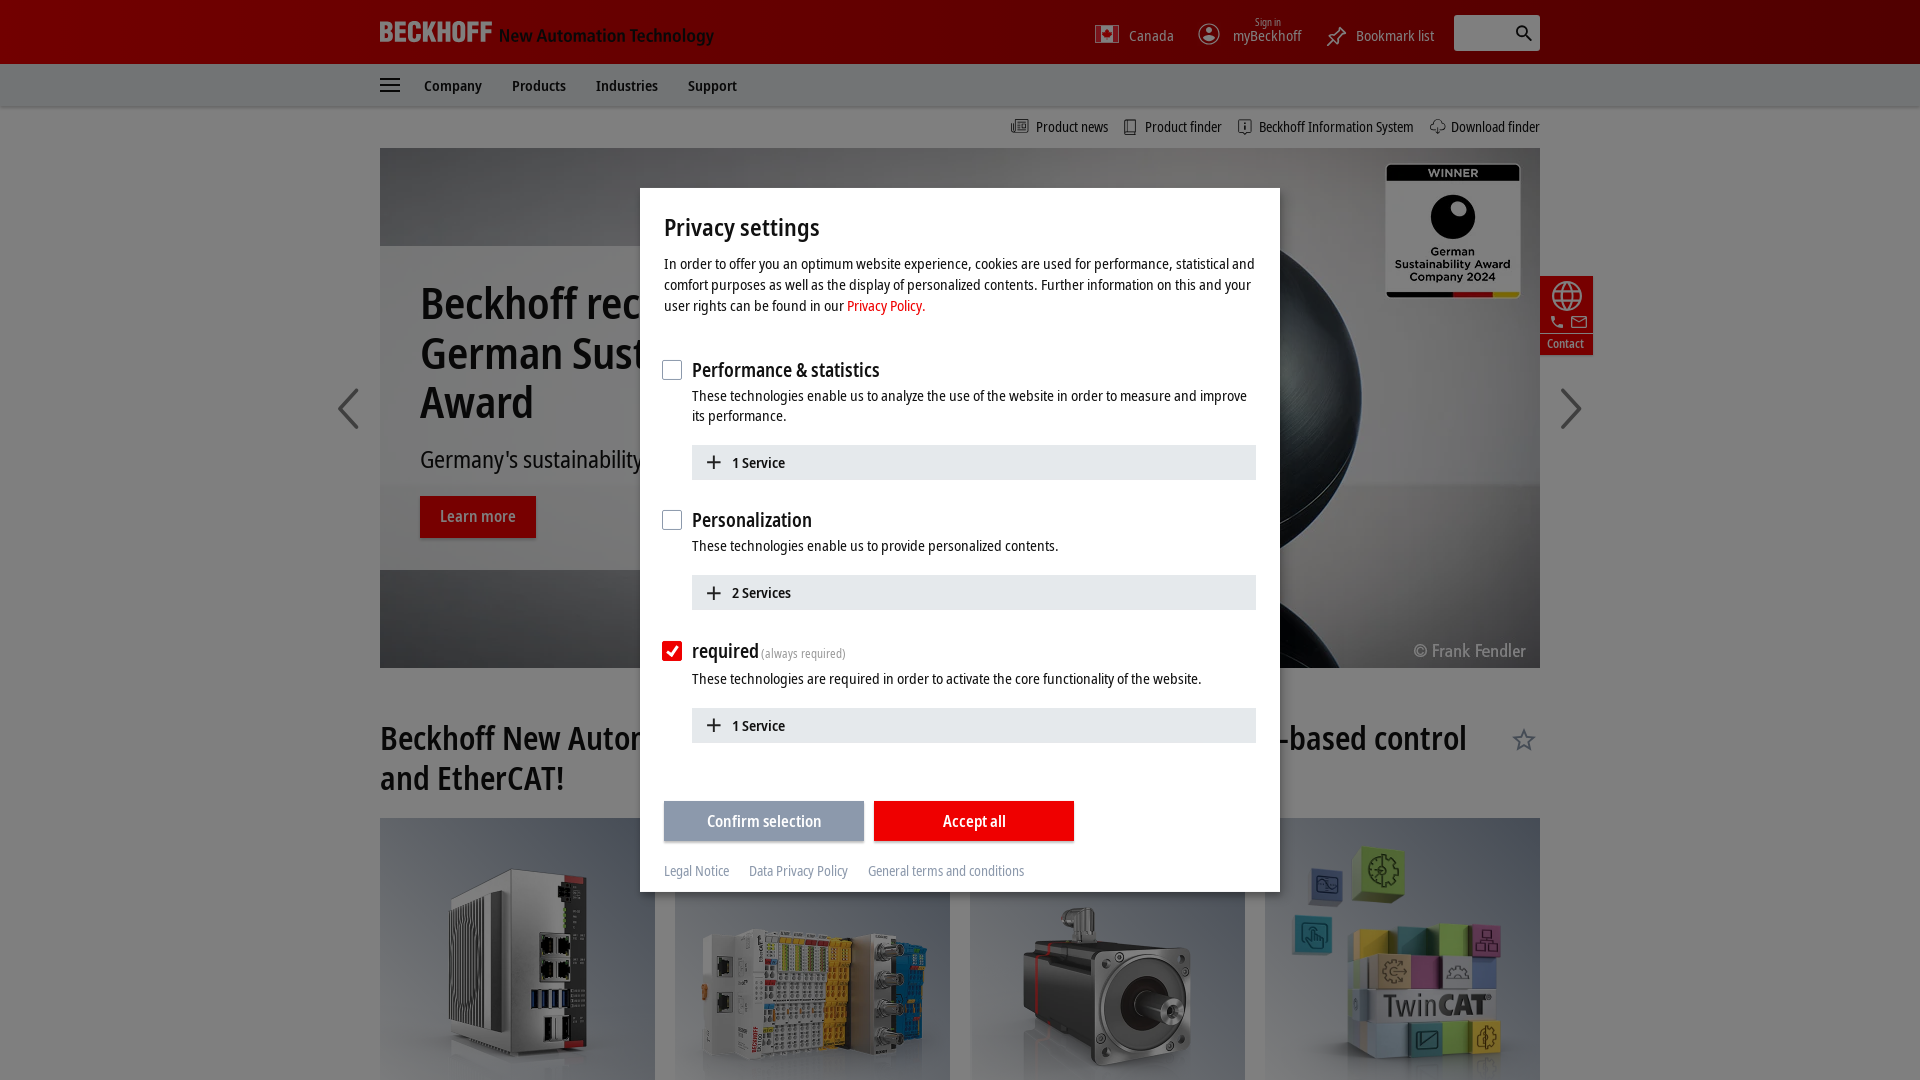  I want to click on 'General terms and conditions', so click(868, 869).